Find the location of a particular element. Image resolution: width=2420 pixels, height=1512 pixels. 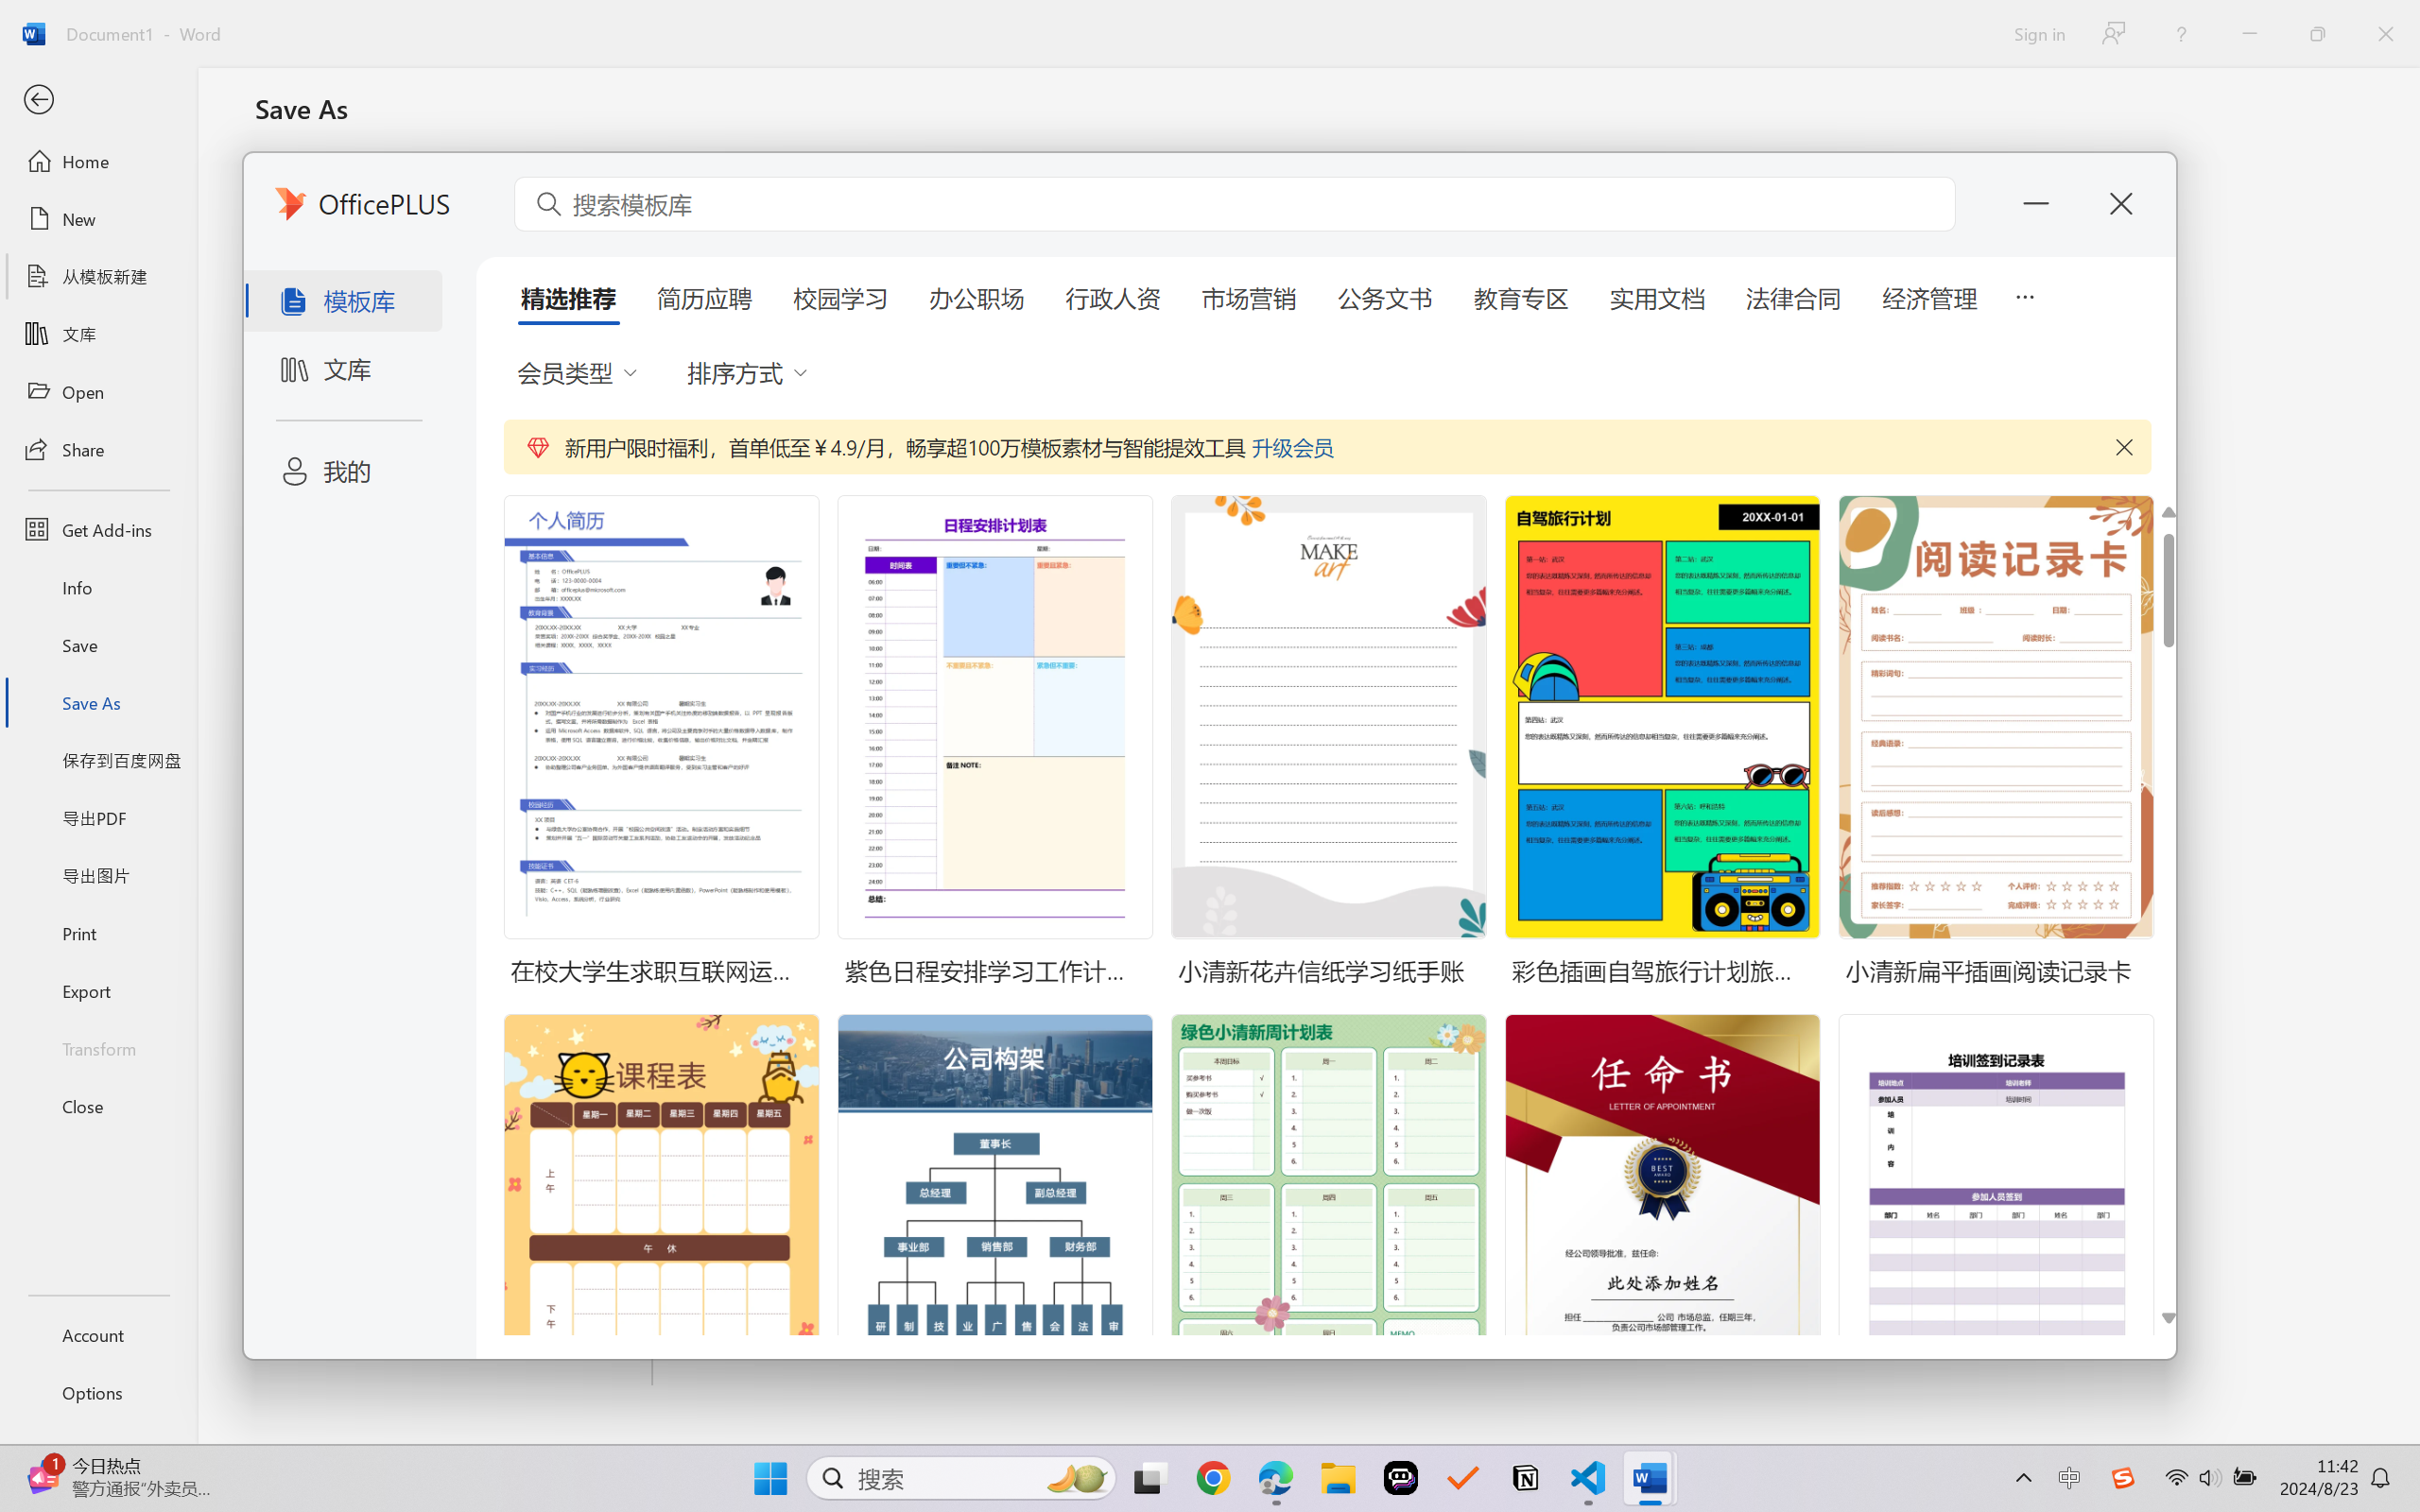

'Back' is located at coordinates (97, 100).